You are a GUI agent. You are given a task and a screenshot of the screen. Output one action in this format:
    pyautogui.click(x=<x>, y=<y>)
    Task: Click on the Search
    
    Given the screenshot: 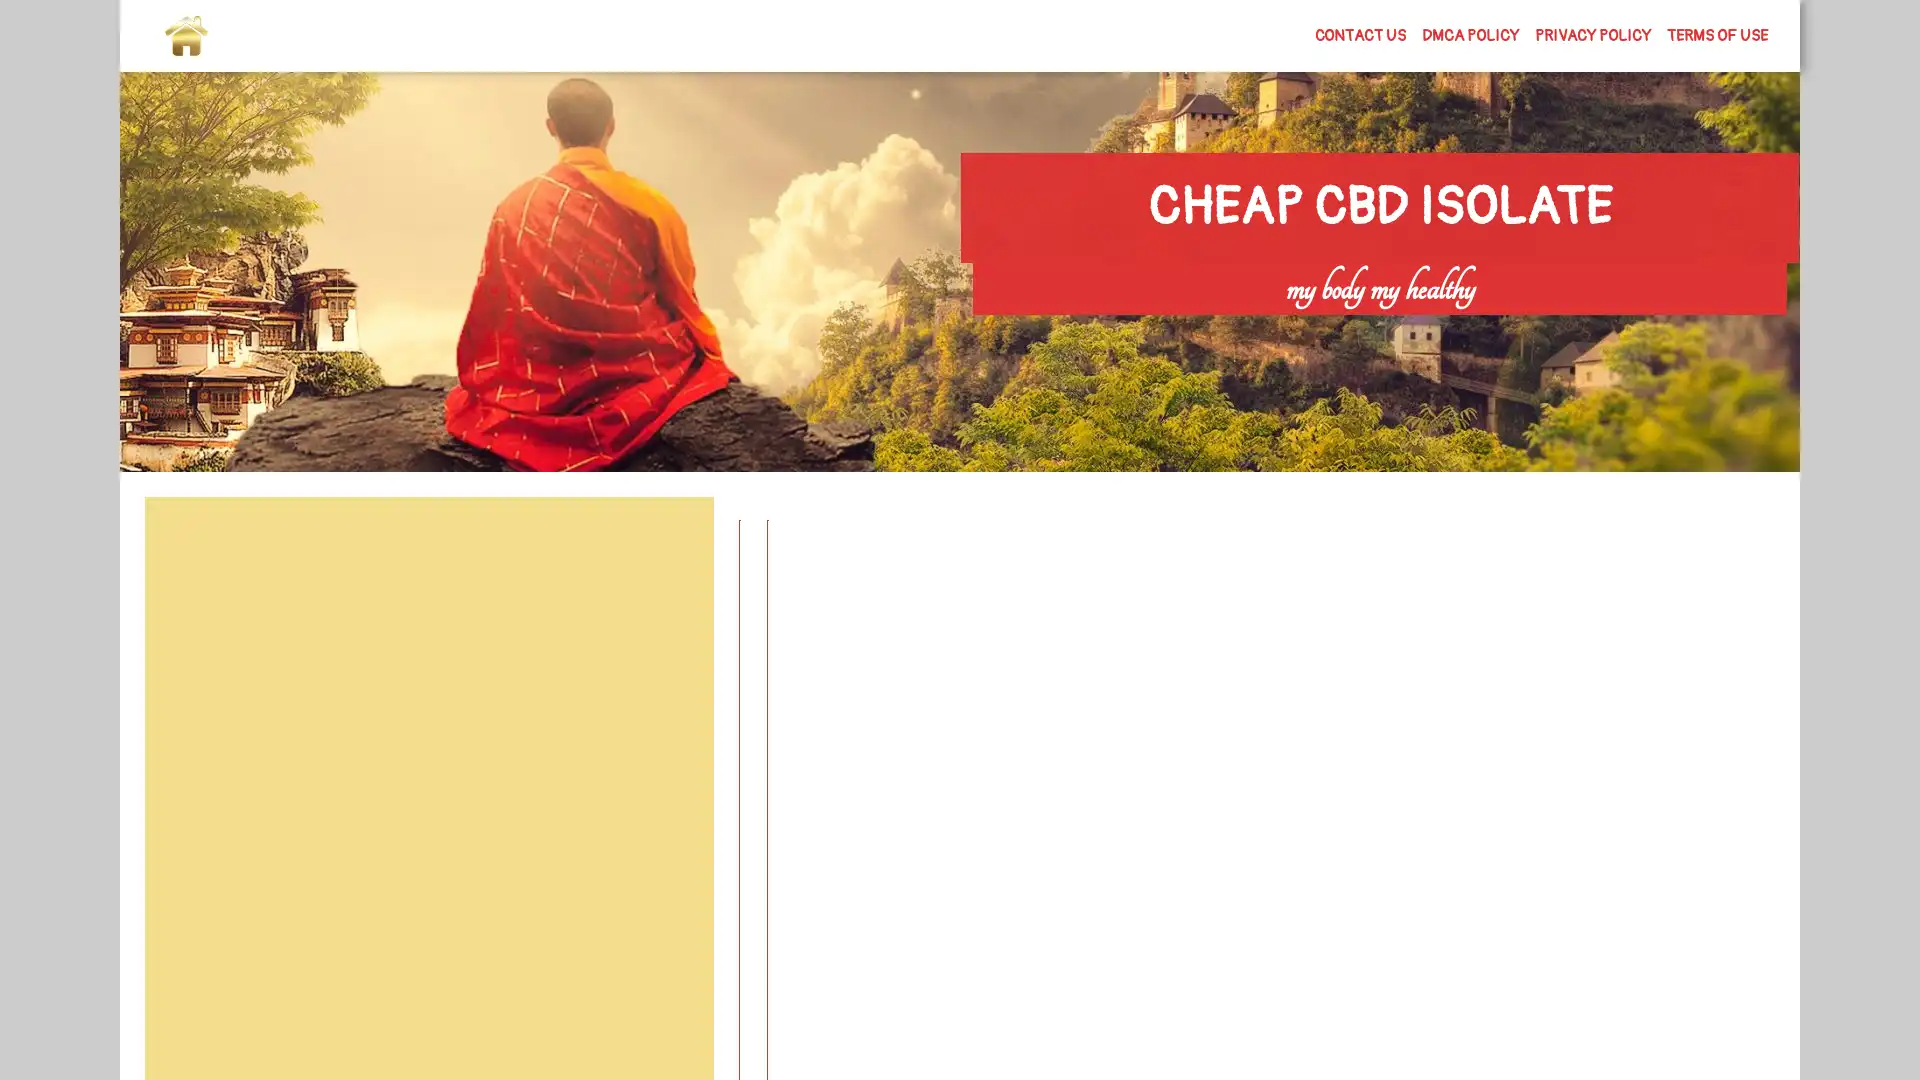 What is the action you would take?
    pyautogui.click(x=1557, y=327)
    